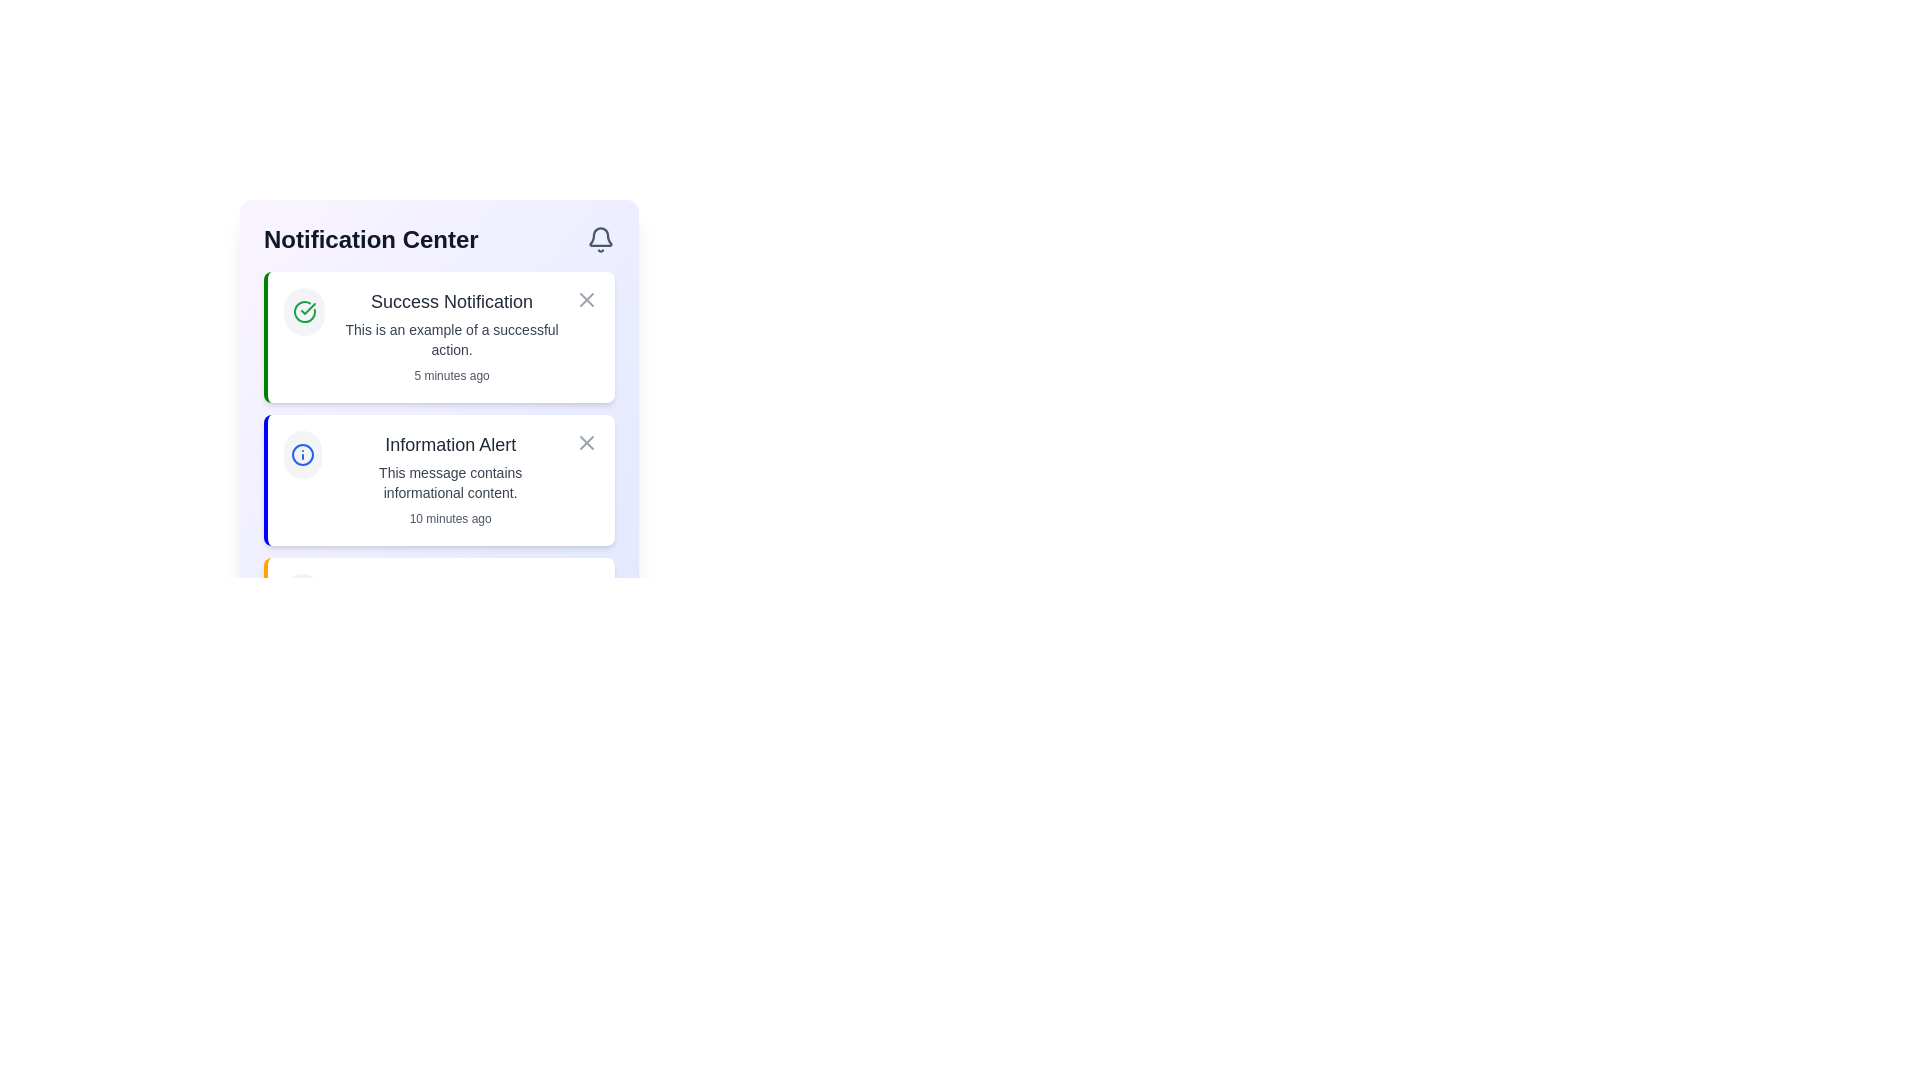 The image size is (1920, 1080). Describe the element at coordinates (303, 312) in the screenshot. I see `the visual styling of the success notification icon located in the top-left corner of the 'Success Notification' message card, which is the first in the vertical list of notifications in the 'Notification Center'` at that location.